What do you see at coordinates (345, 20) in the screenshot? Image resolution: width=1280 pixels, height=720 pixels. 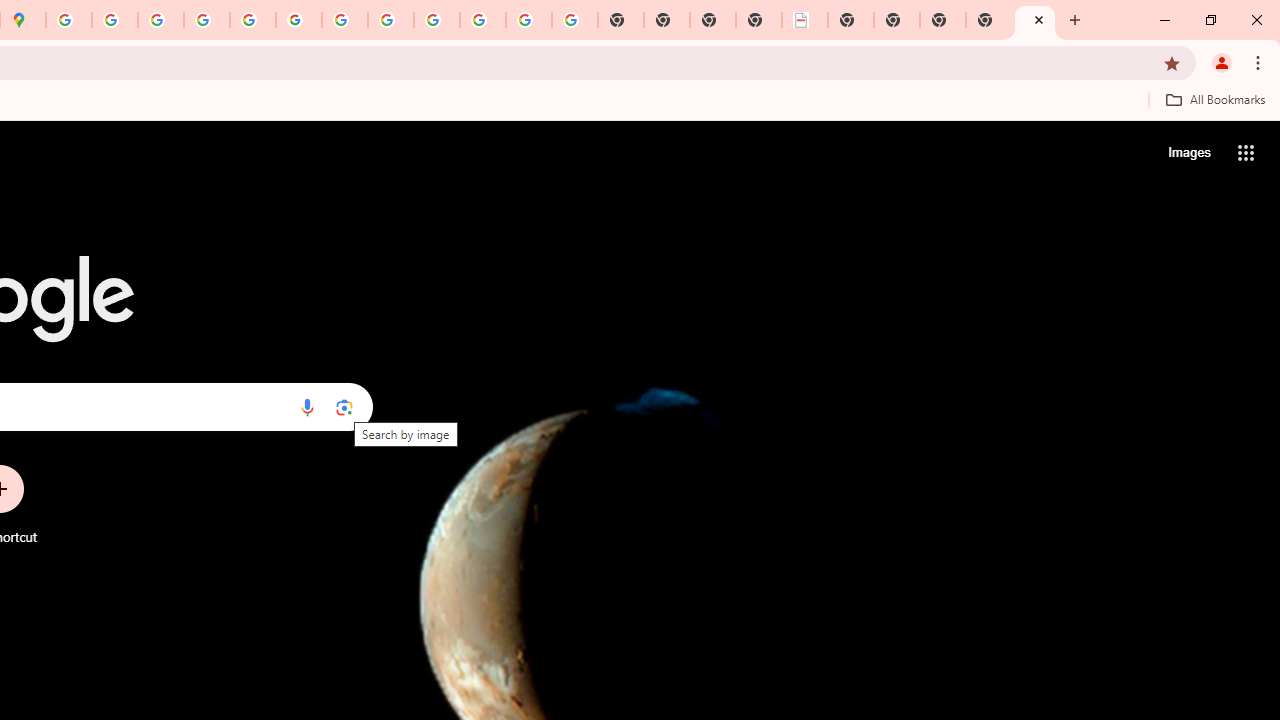 I see `'YouTube'` at bounding box center [345, 20].